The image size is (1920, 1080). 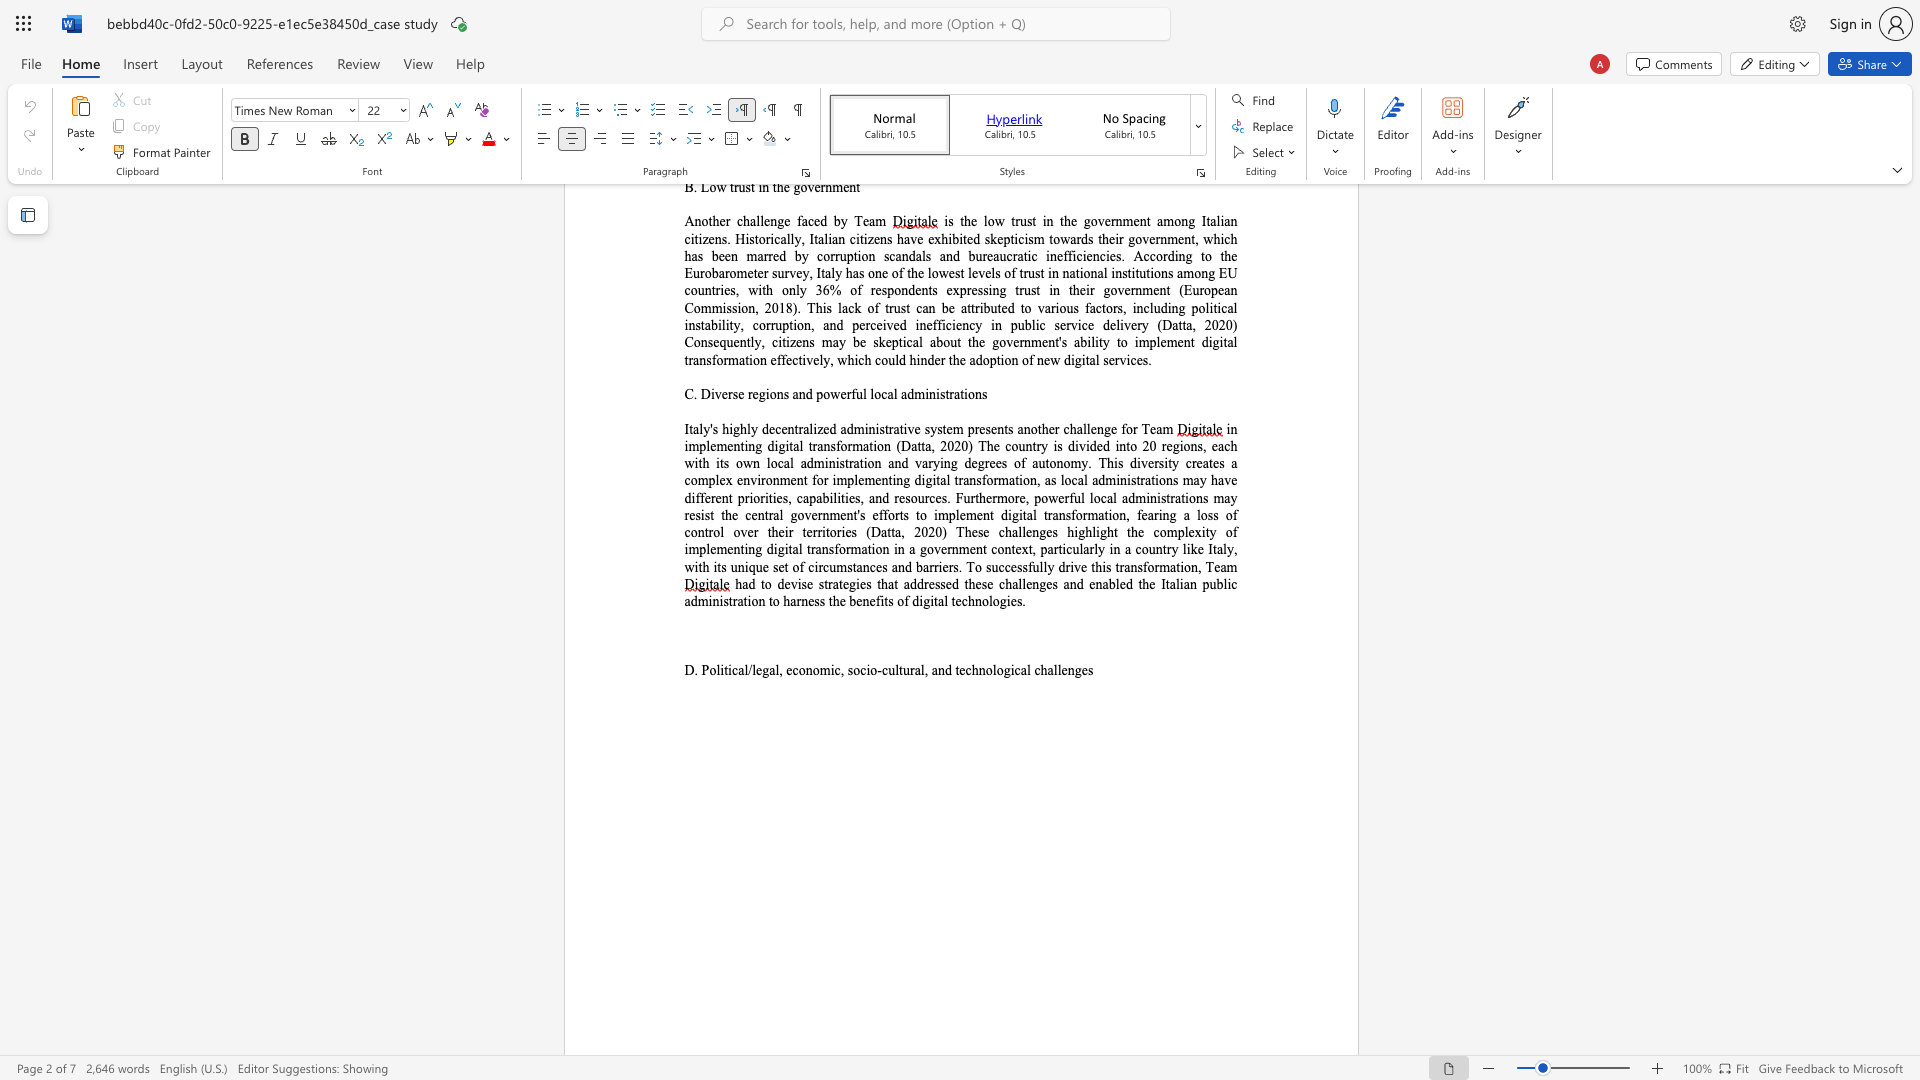 What do you see at coordinates (847, 670) in the screenshot?
I see `the subset text "socio-cultu" within the text "D. Political/legal, economic, socio-cultural, and technological challenges"` at bounding box center [847, 670].